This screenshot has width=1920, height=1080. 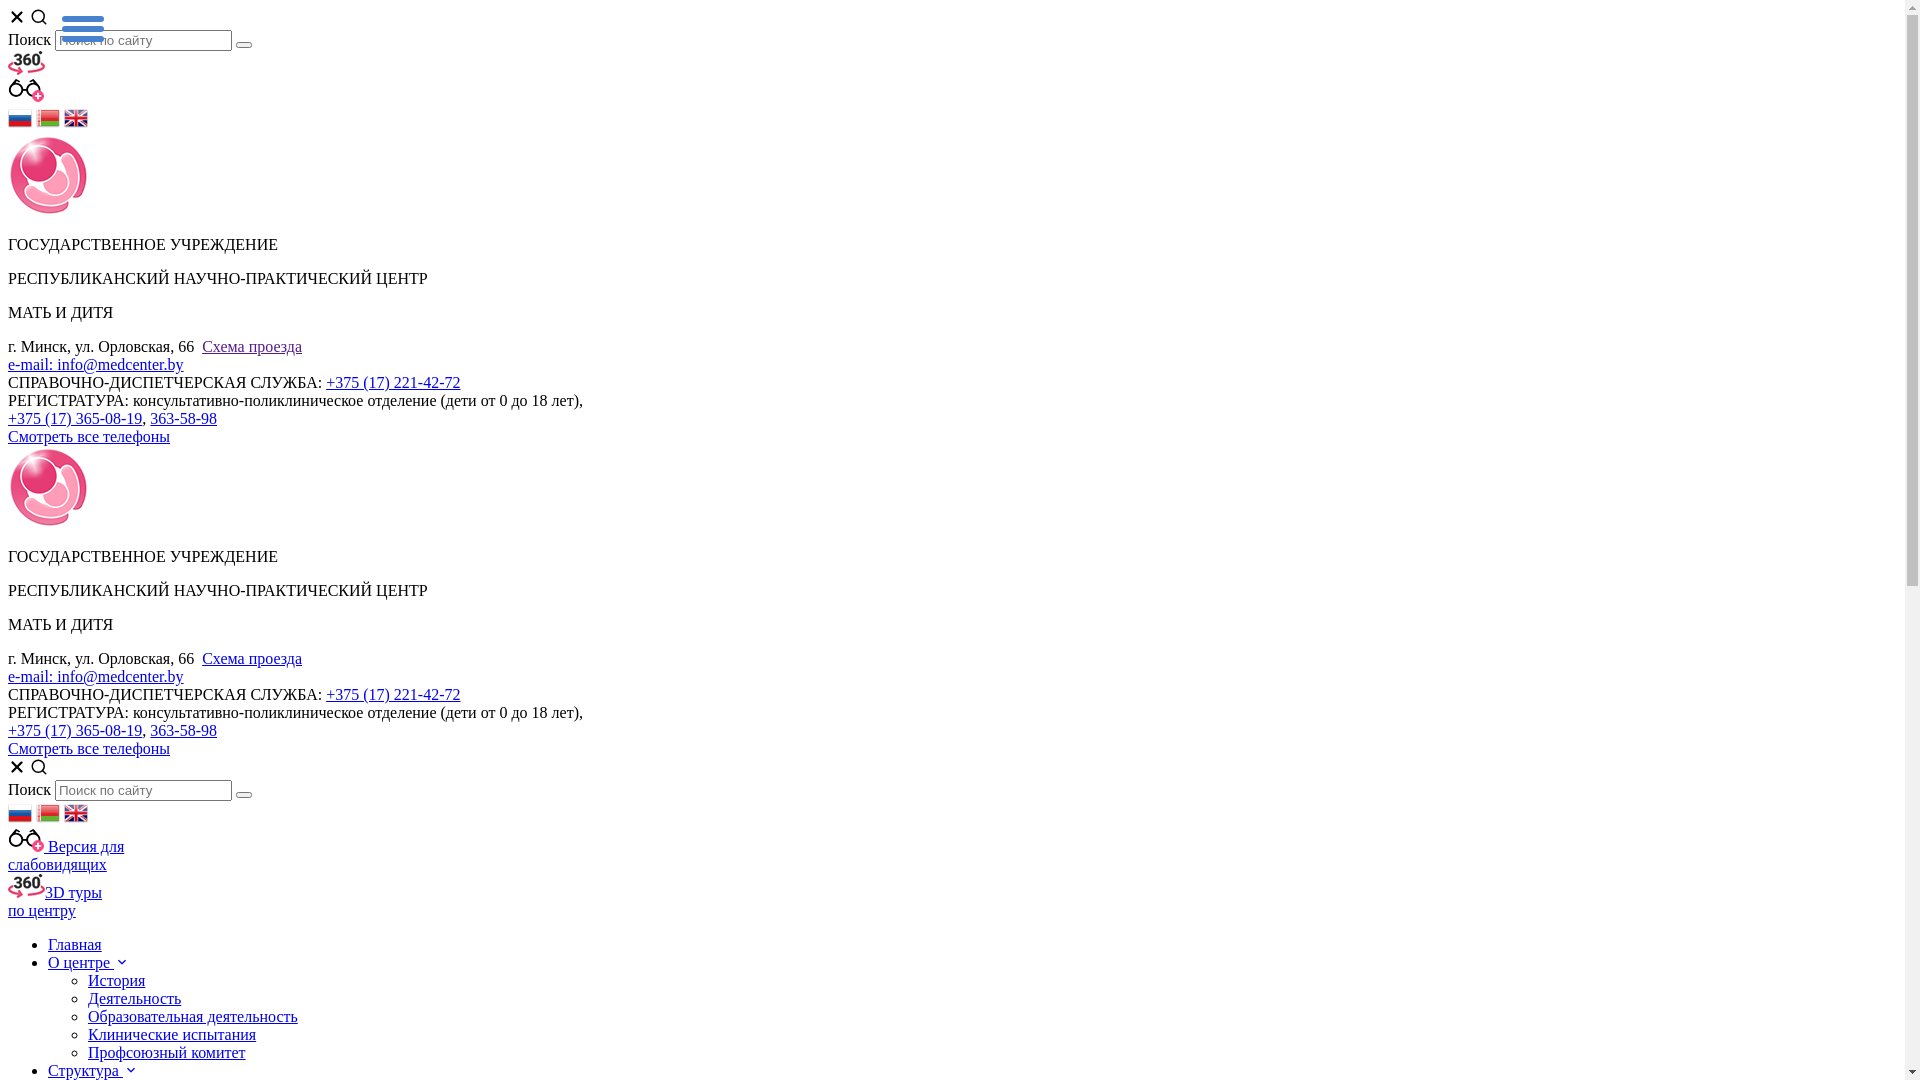 What do you see at coordinates (183, 730) in the screenshot?
I see `'363-58-98'` at bounding box center [183, 730].